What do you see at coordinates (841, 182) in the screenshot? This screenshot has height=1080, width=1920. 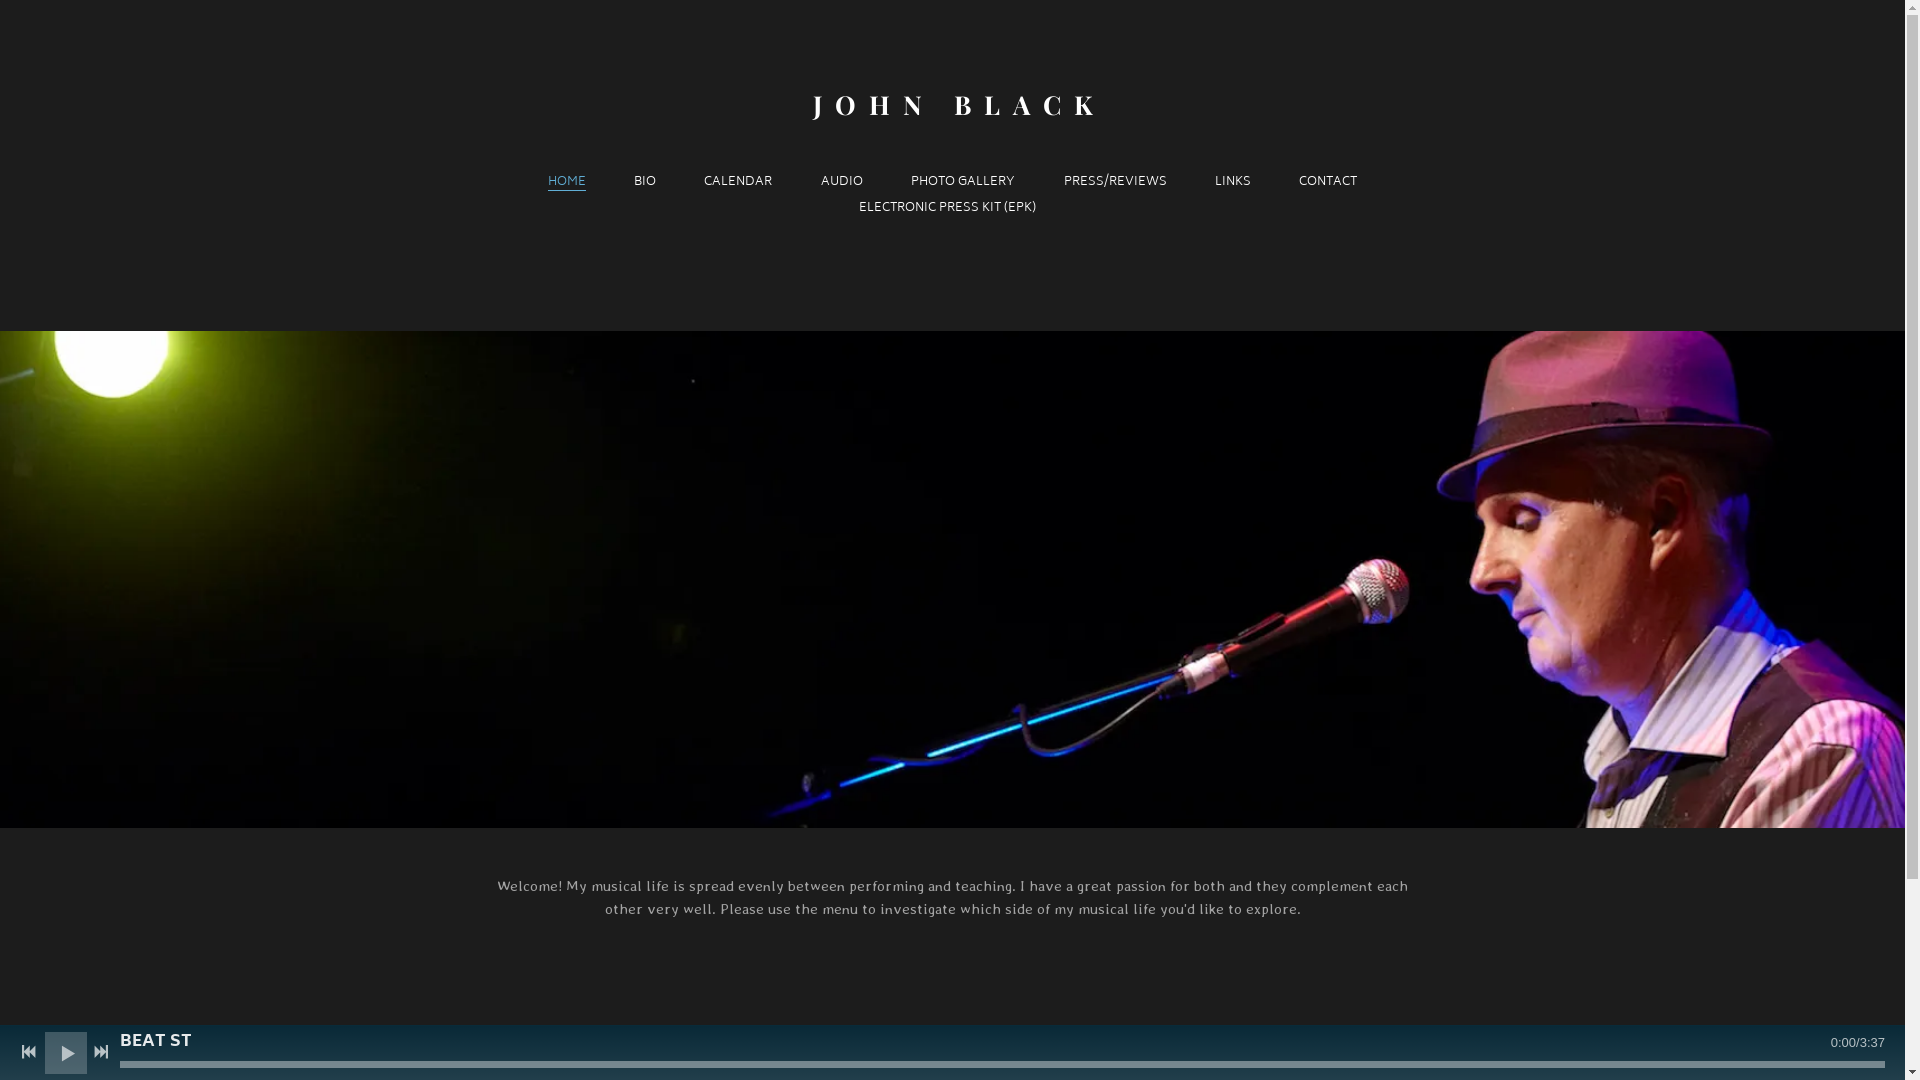 I see `'AUDIO'` at bounding box center [841, 182].